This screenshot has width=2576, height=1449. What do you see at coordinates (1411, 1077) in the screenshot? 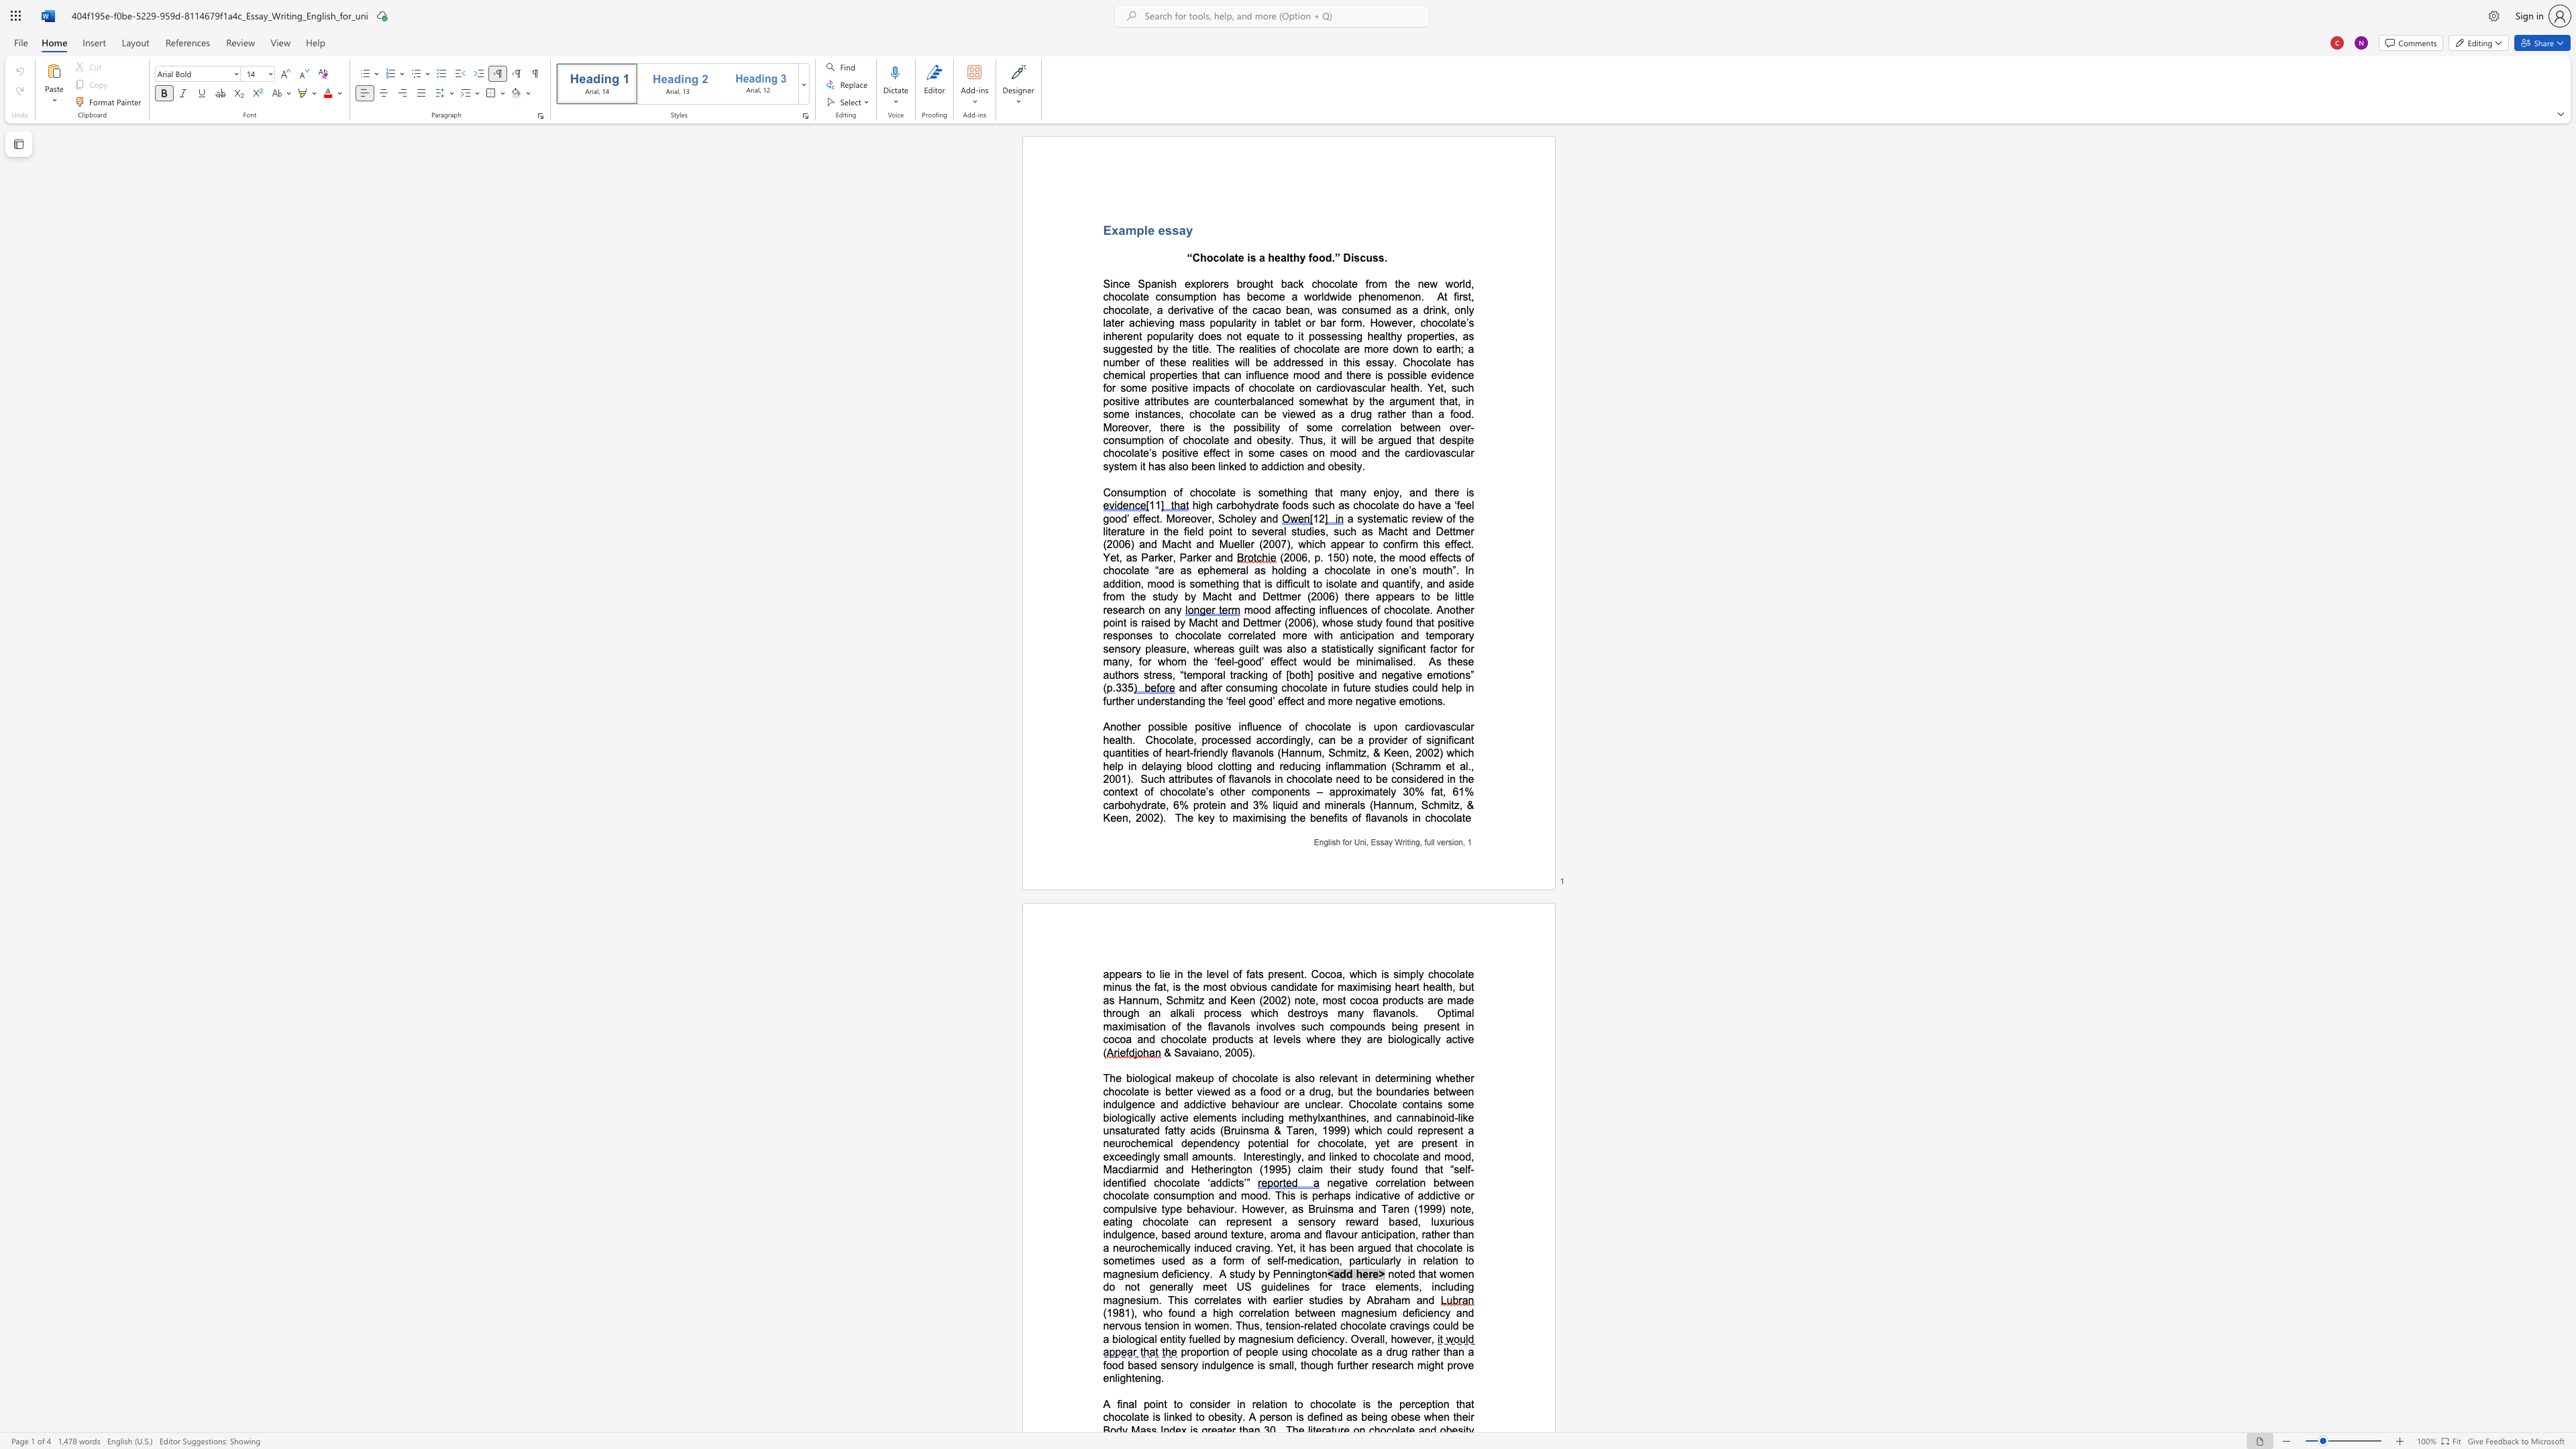
I see `the subset text "ning" within the text "determining"` at bounding box center [1411, 1077].